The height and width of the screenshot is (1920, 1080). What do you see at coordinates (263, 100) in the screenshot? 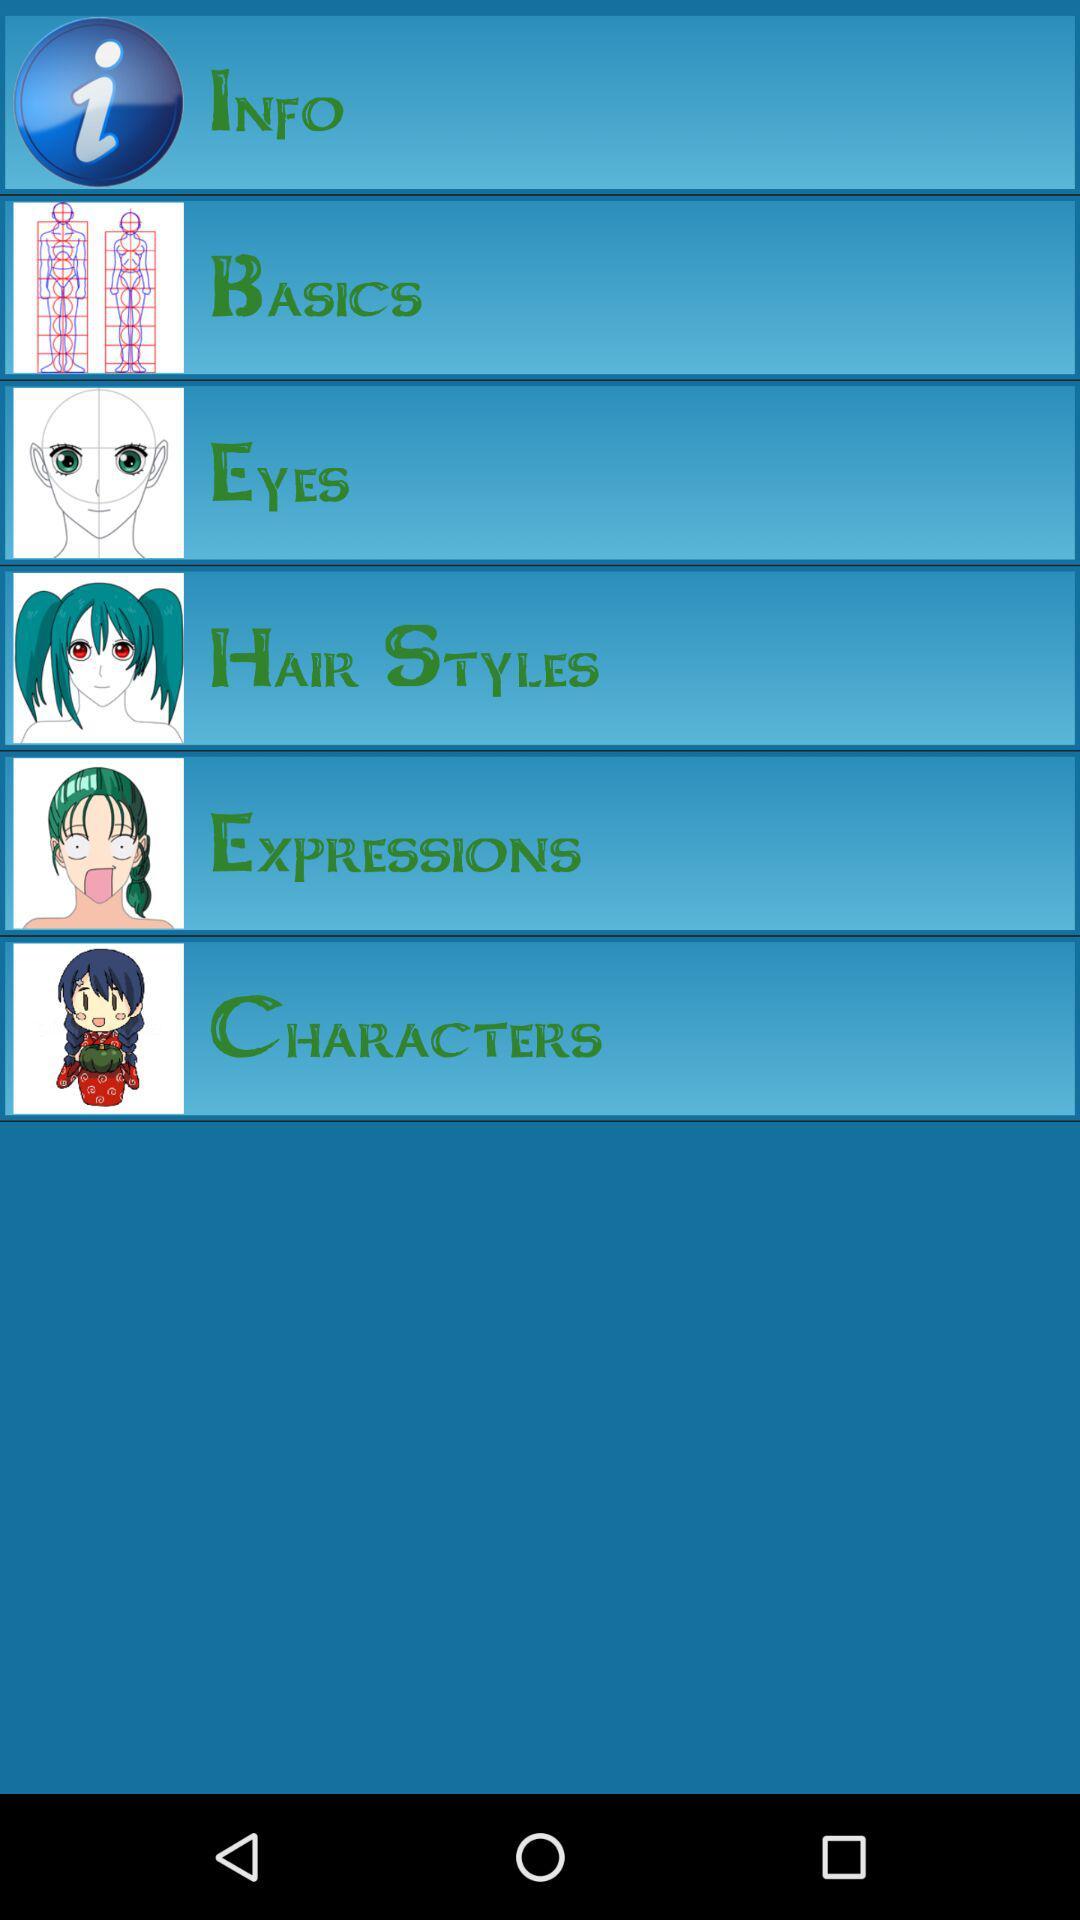
I see `the info icon` at bounding box center [263, 100].